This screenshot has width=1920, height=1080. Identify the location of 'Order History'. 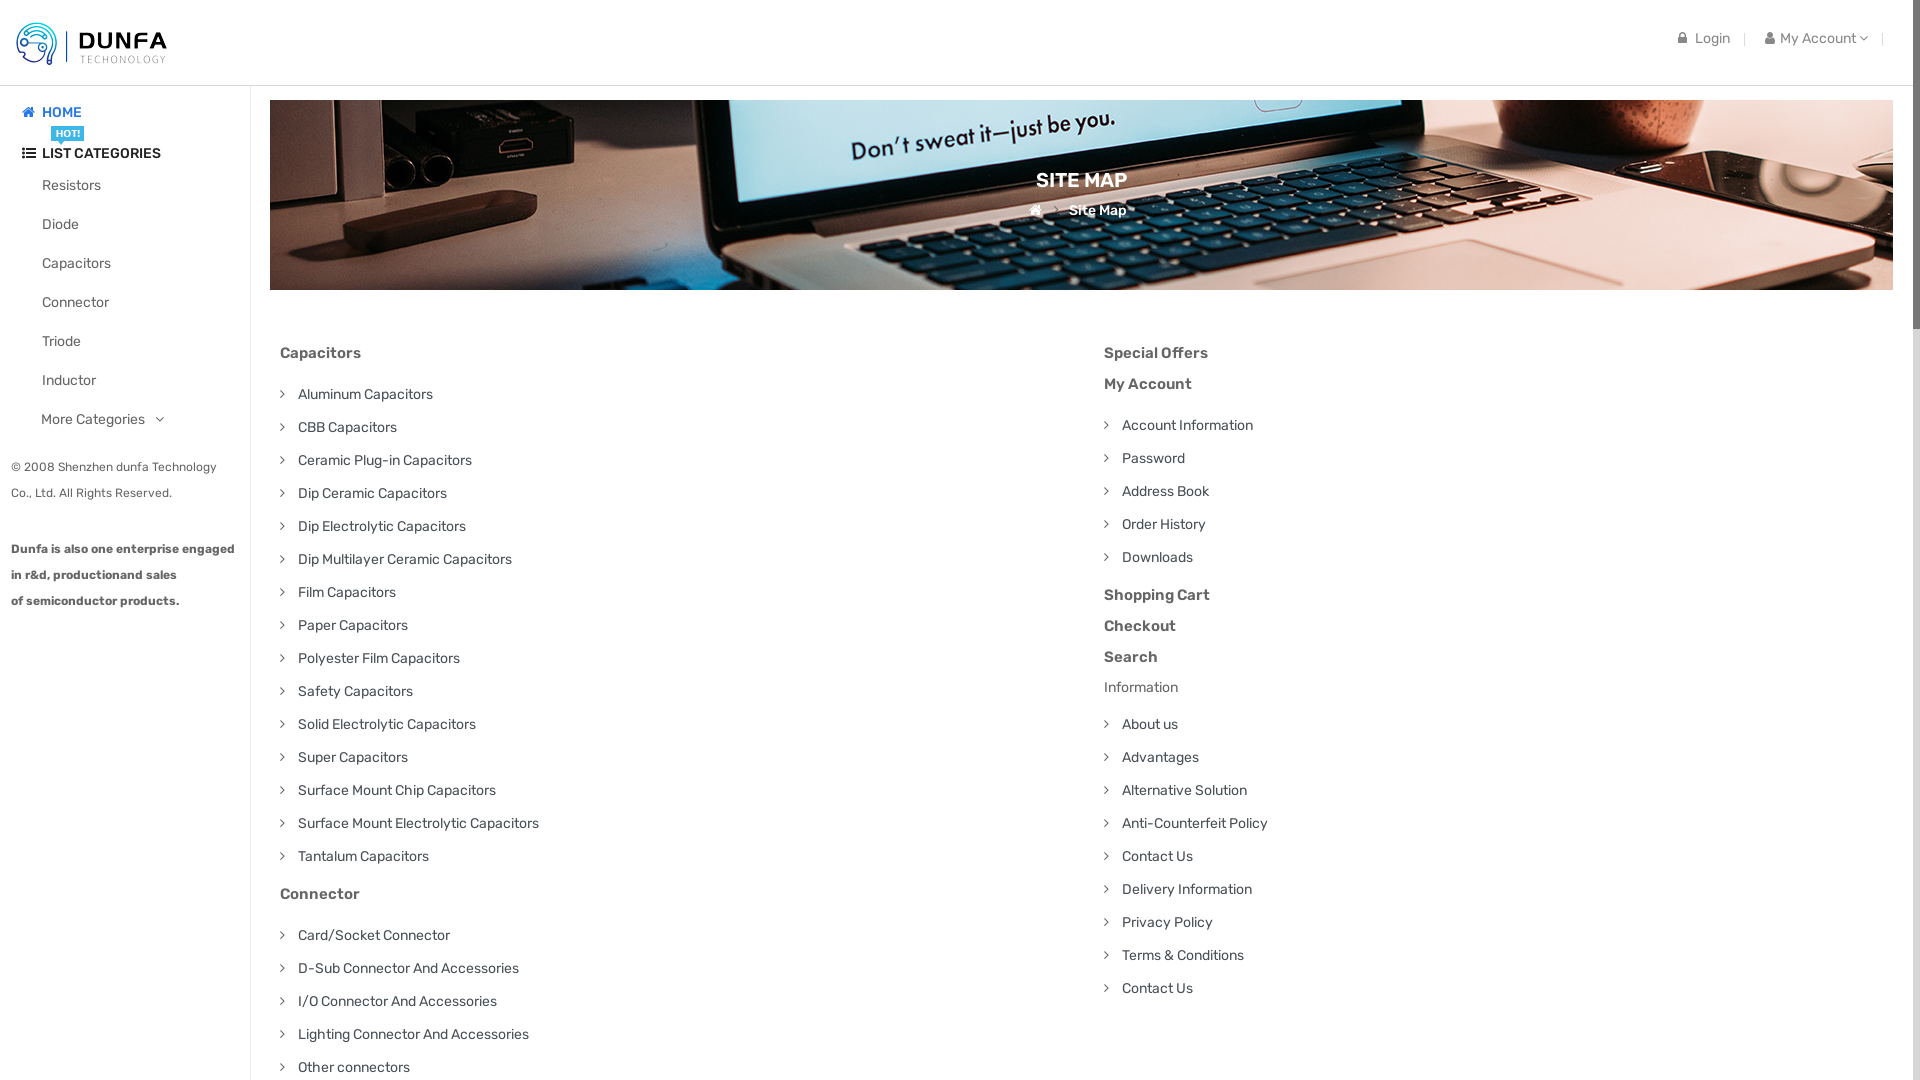
(1122, 523).